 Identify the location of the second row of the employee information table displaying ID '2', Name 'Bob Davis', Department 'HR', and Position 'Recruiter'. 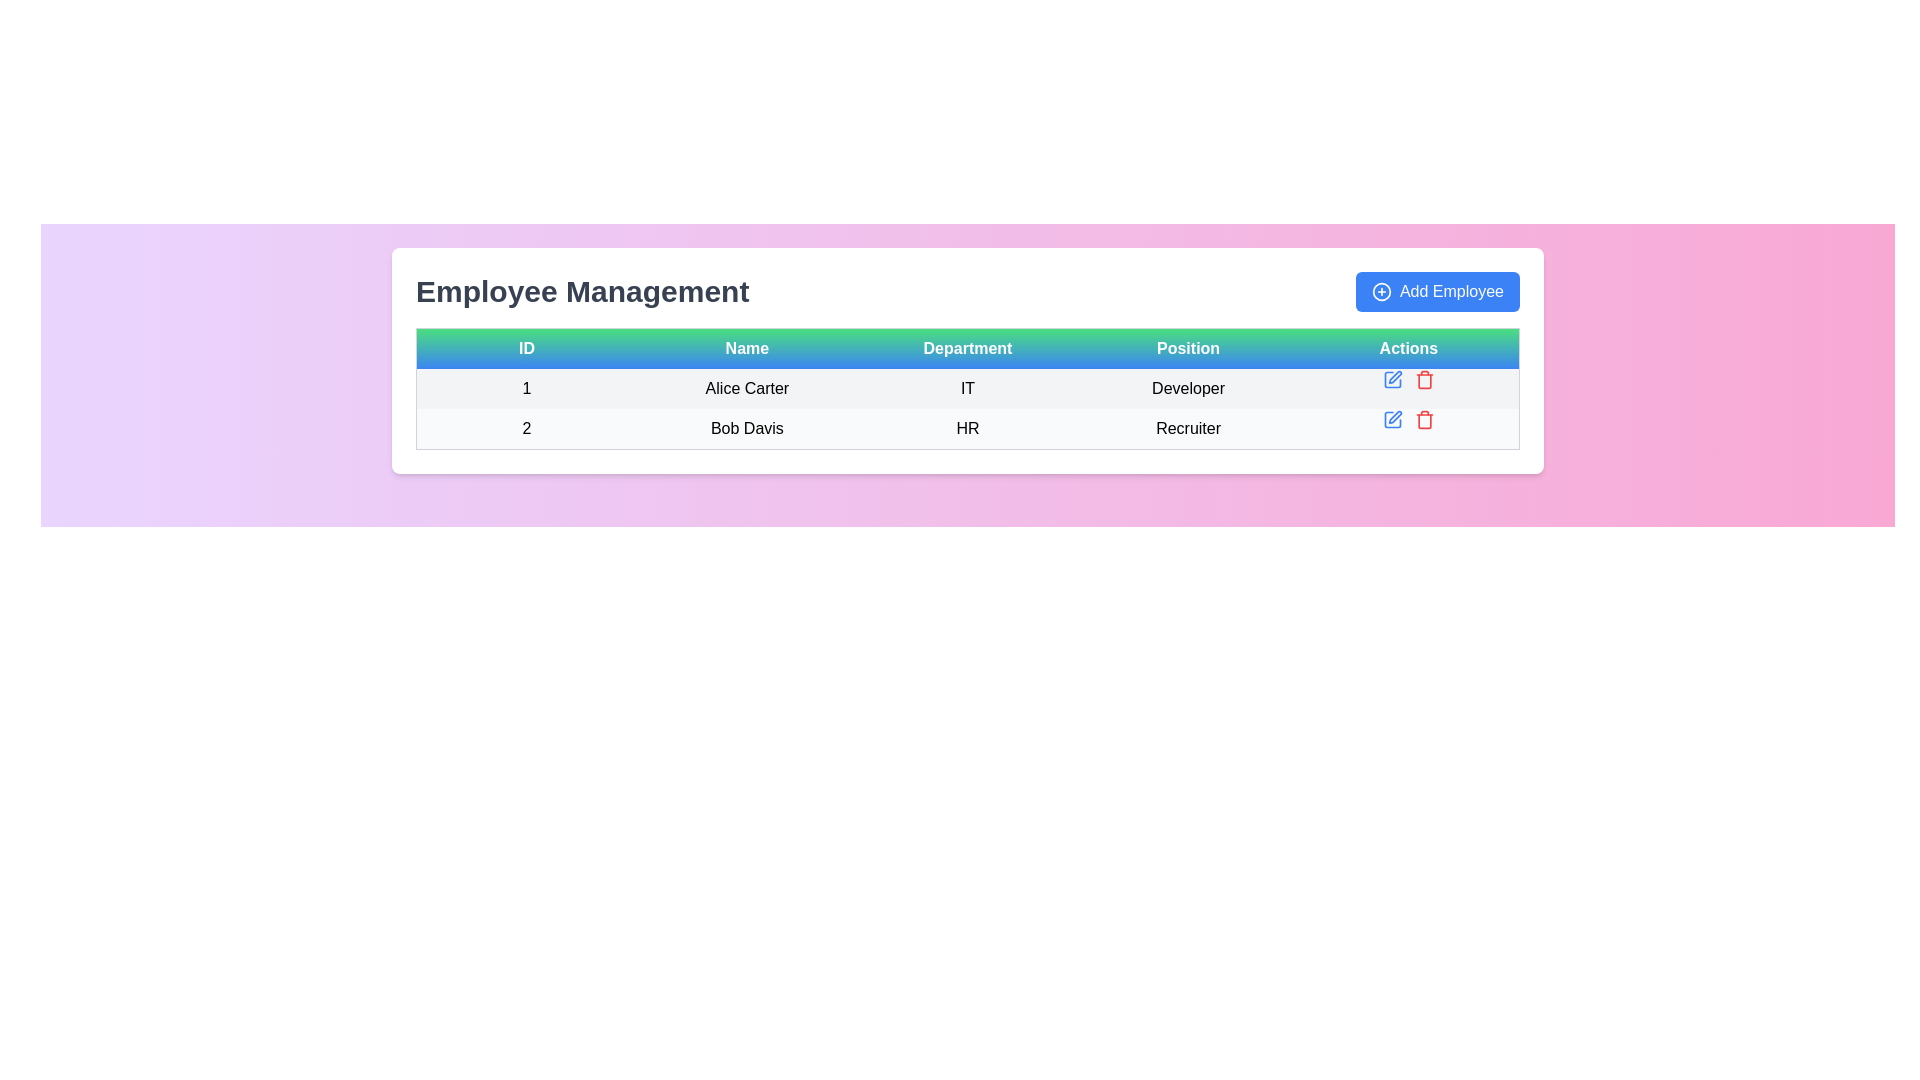
(968, 427).